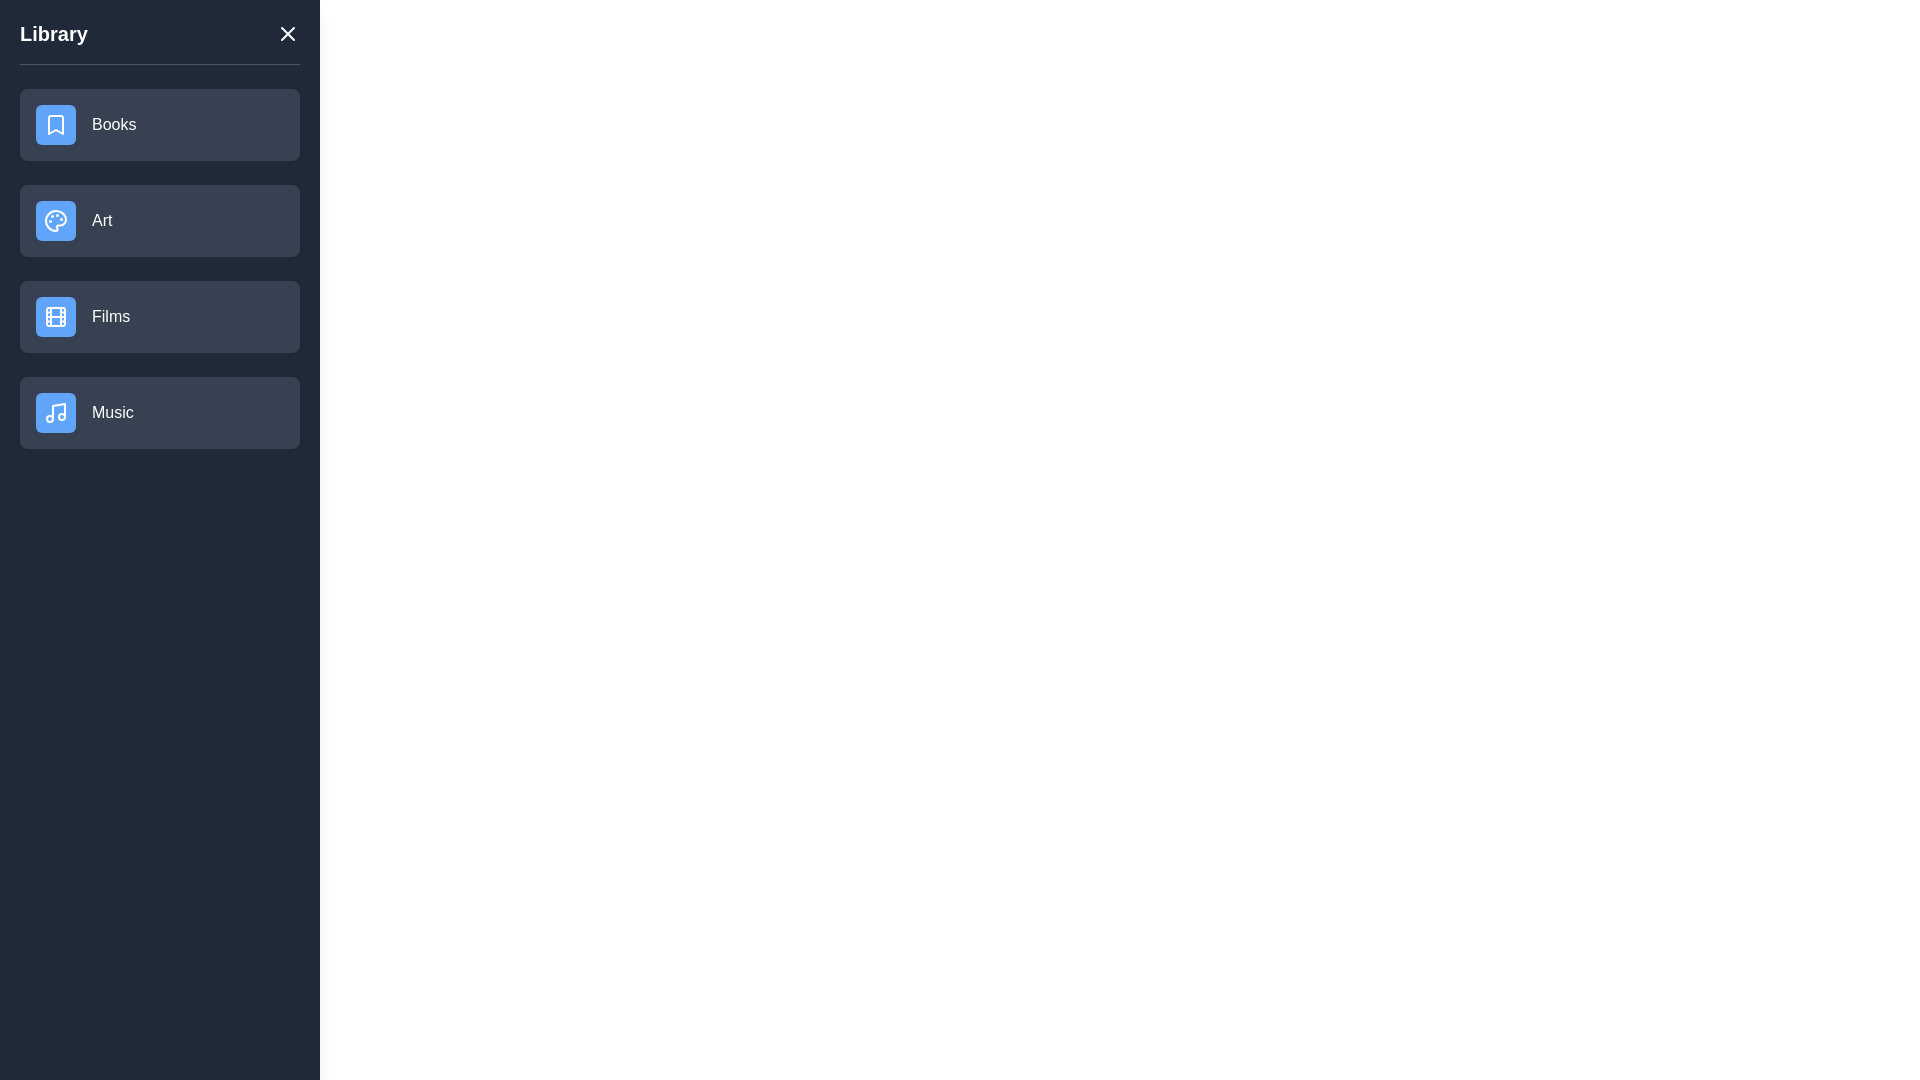 This screenshot has width=1920, height=1080. What do you see at coordinates (158, 42) in the screenshot?
I see `the Library heading visually` at bounding box center [158, 42].